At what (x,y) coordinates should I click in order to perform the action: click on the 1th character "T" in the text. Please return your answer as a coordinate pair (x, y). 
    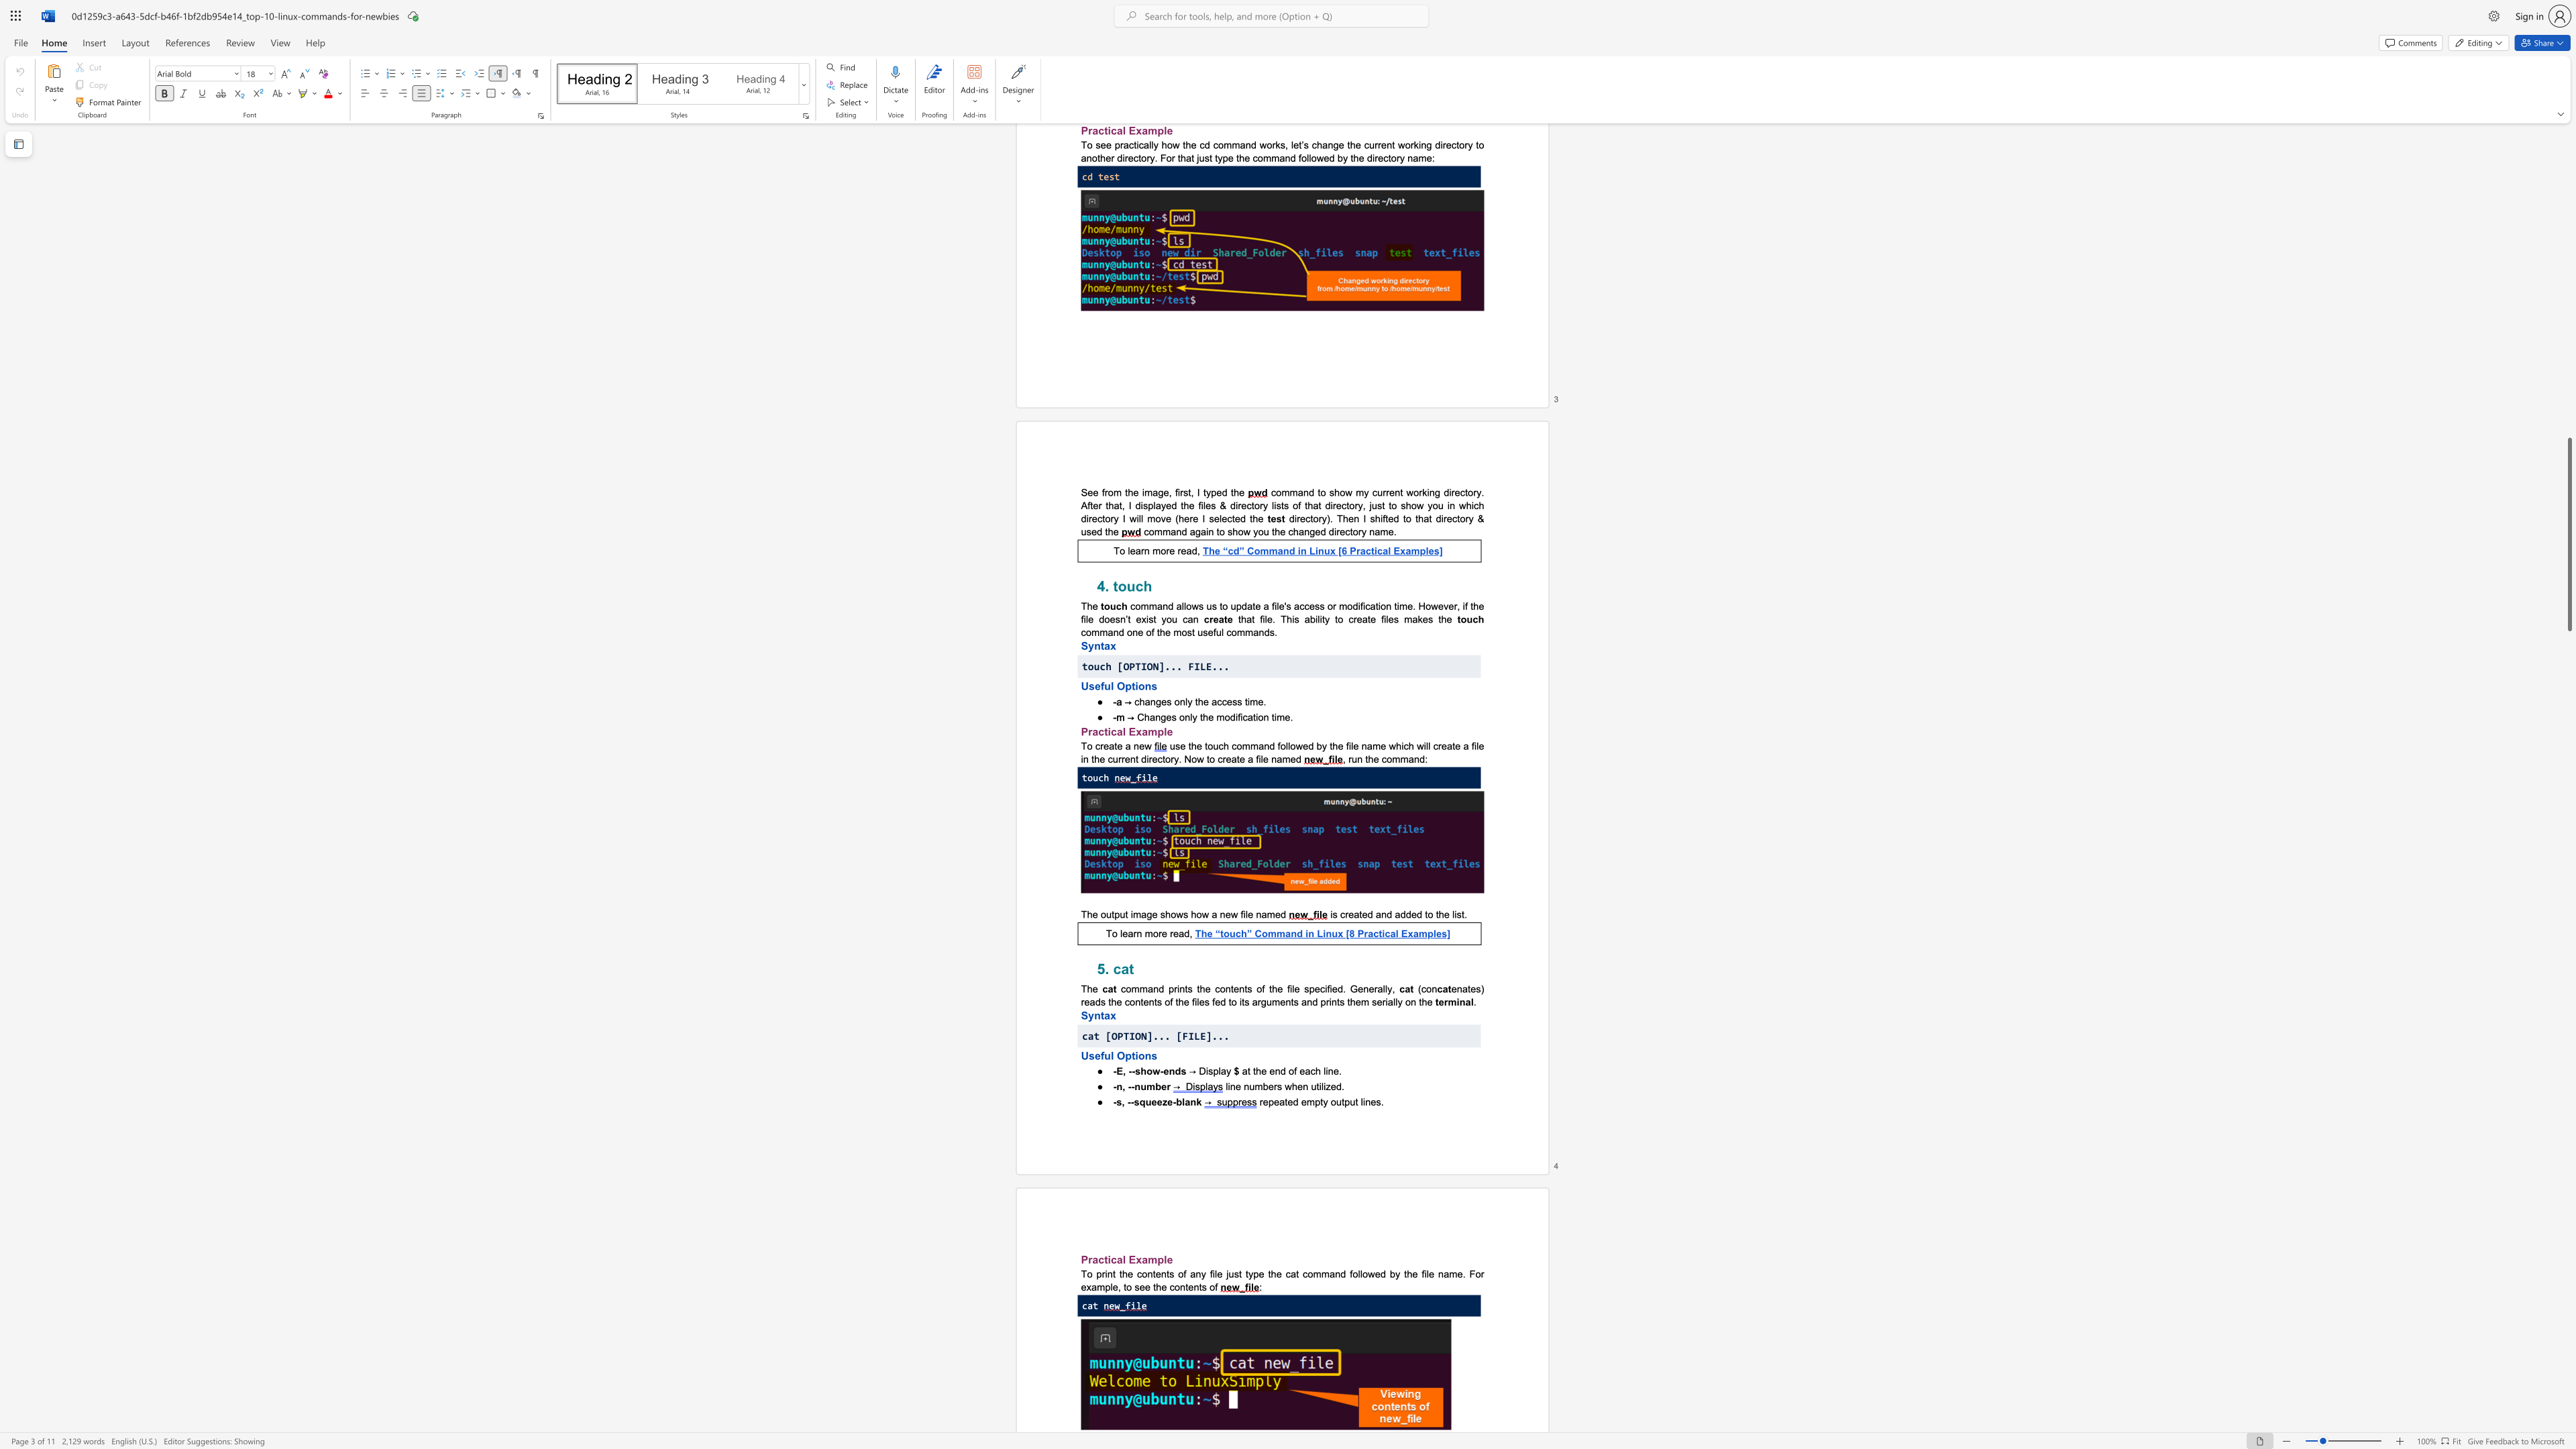
    Looking at the image, I should click on (1083, 914).